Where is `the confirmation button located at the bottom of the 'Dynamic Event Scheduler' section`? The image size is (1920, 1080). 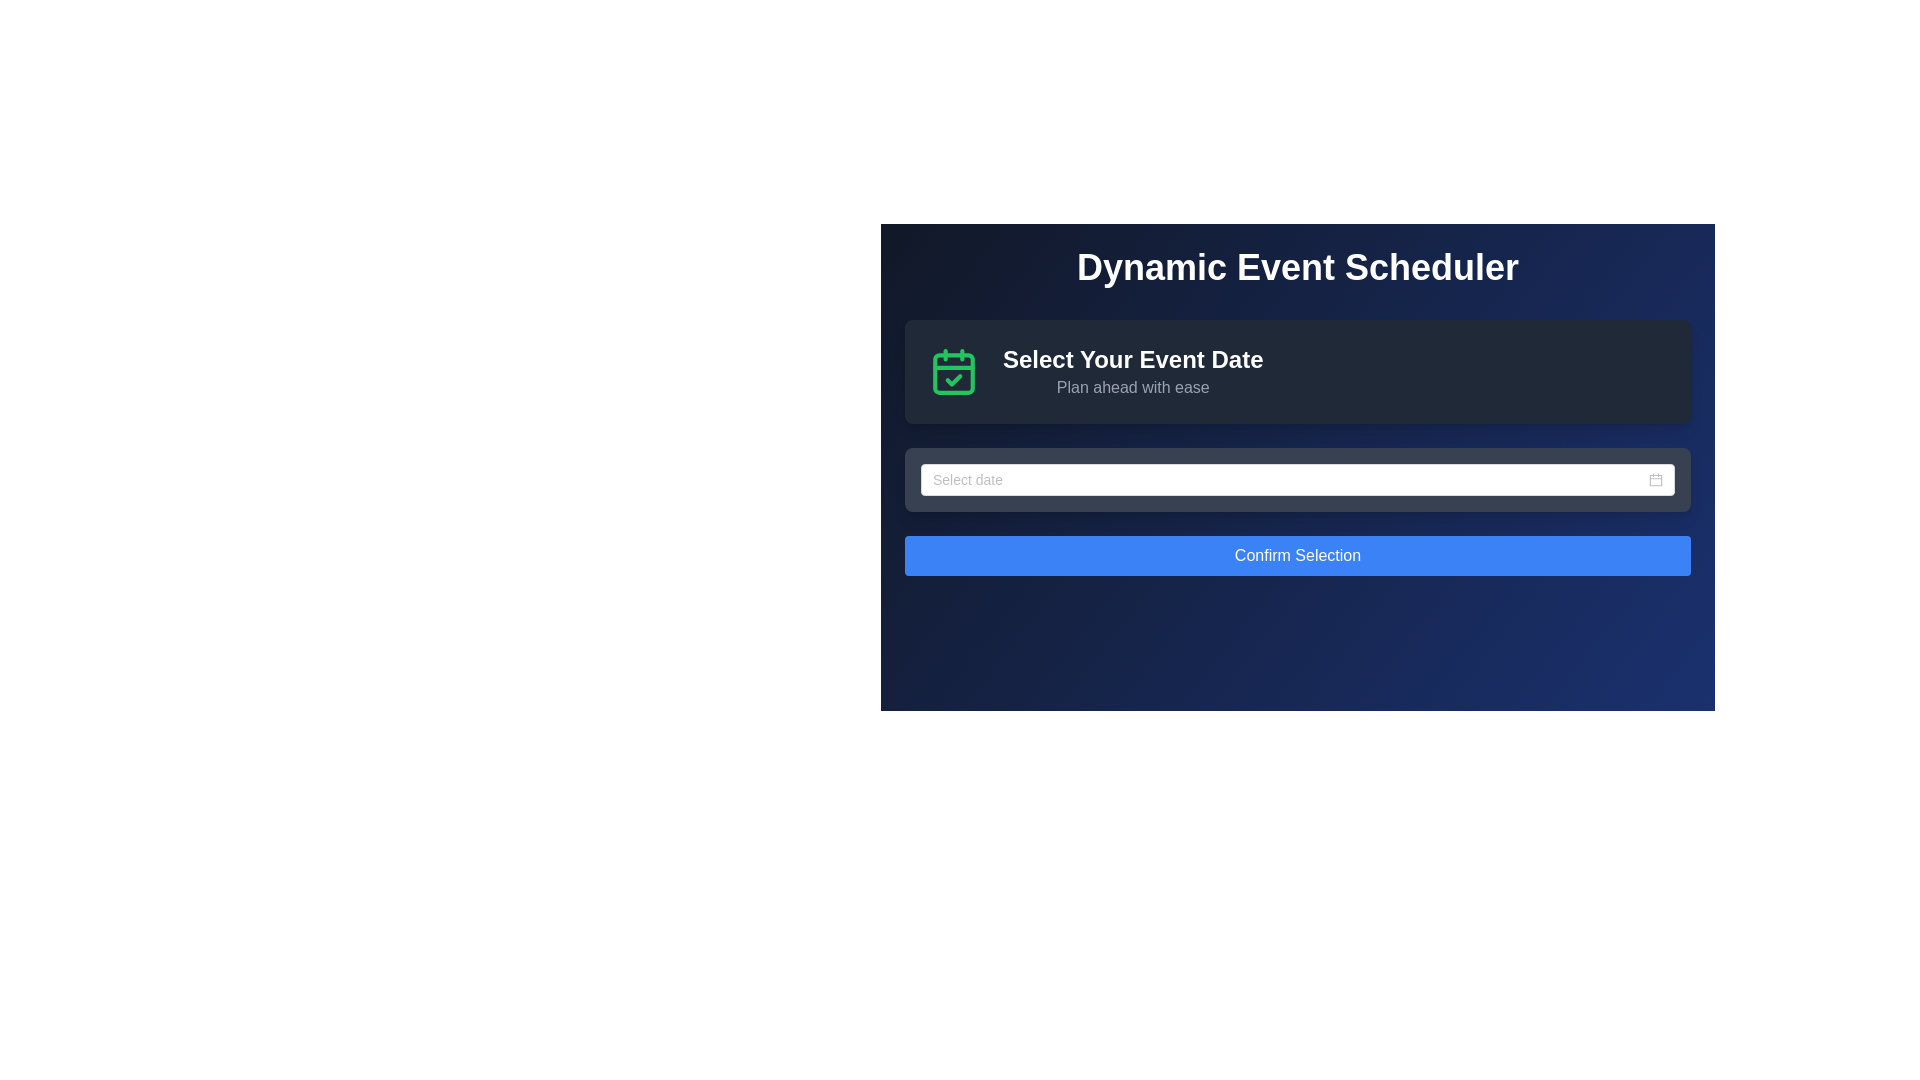
the confirmation button located at the bottom of the 'Dynamic Event Scheduler' section is located at coordinates (1297, 555).